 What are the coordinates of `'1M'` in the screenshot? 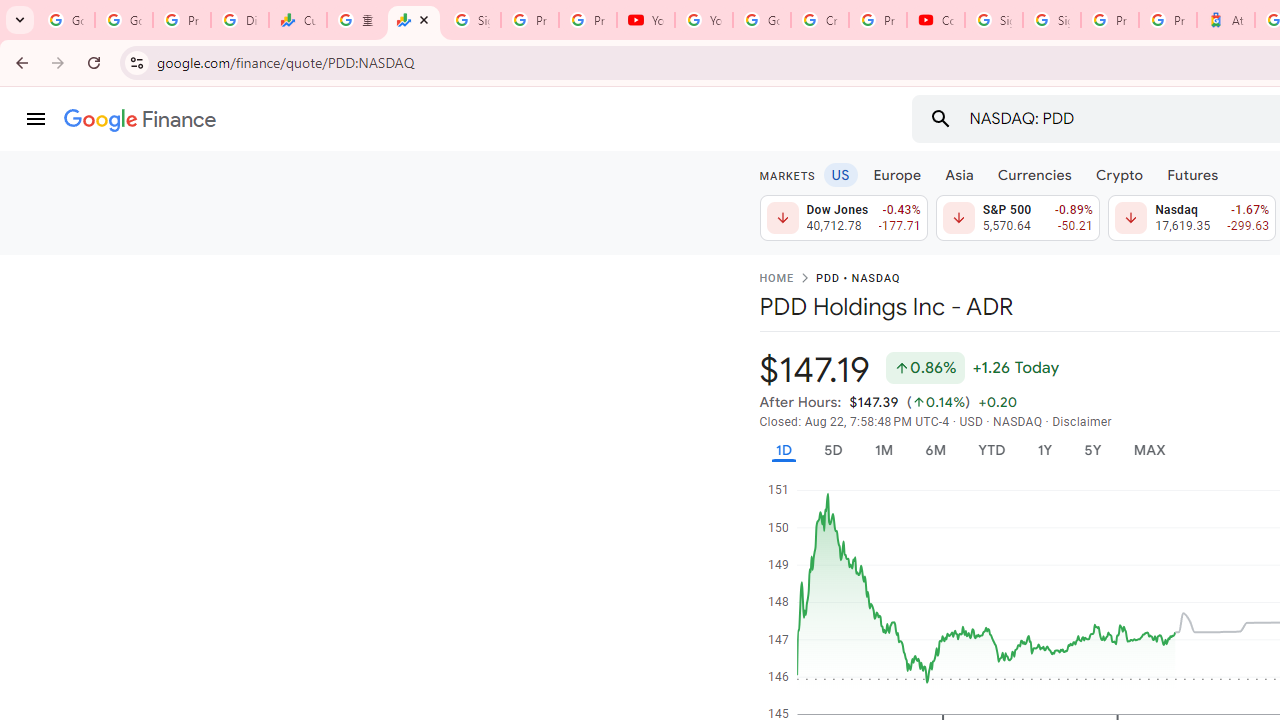 It's located at (882, 450).